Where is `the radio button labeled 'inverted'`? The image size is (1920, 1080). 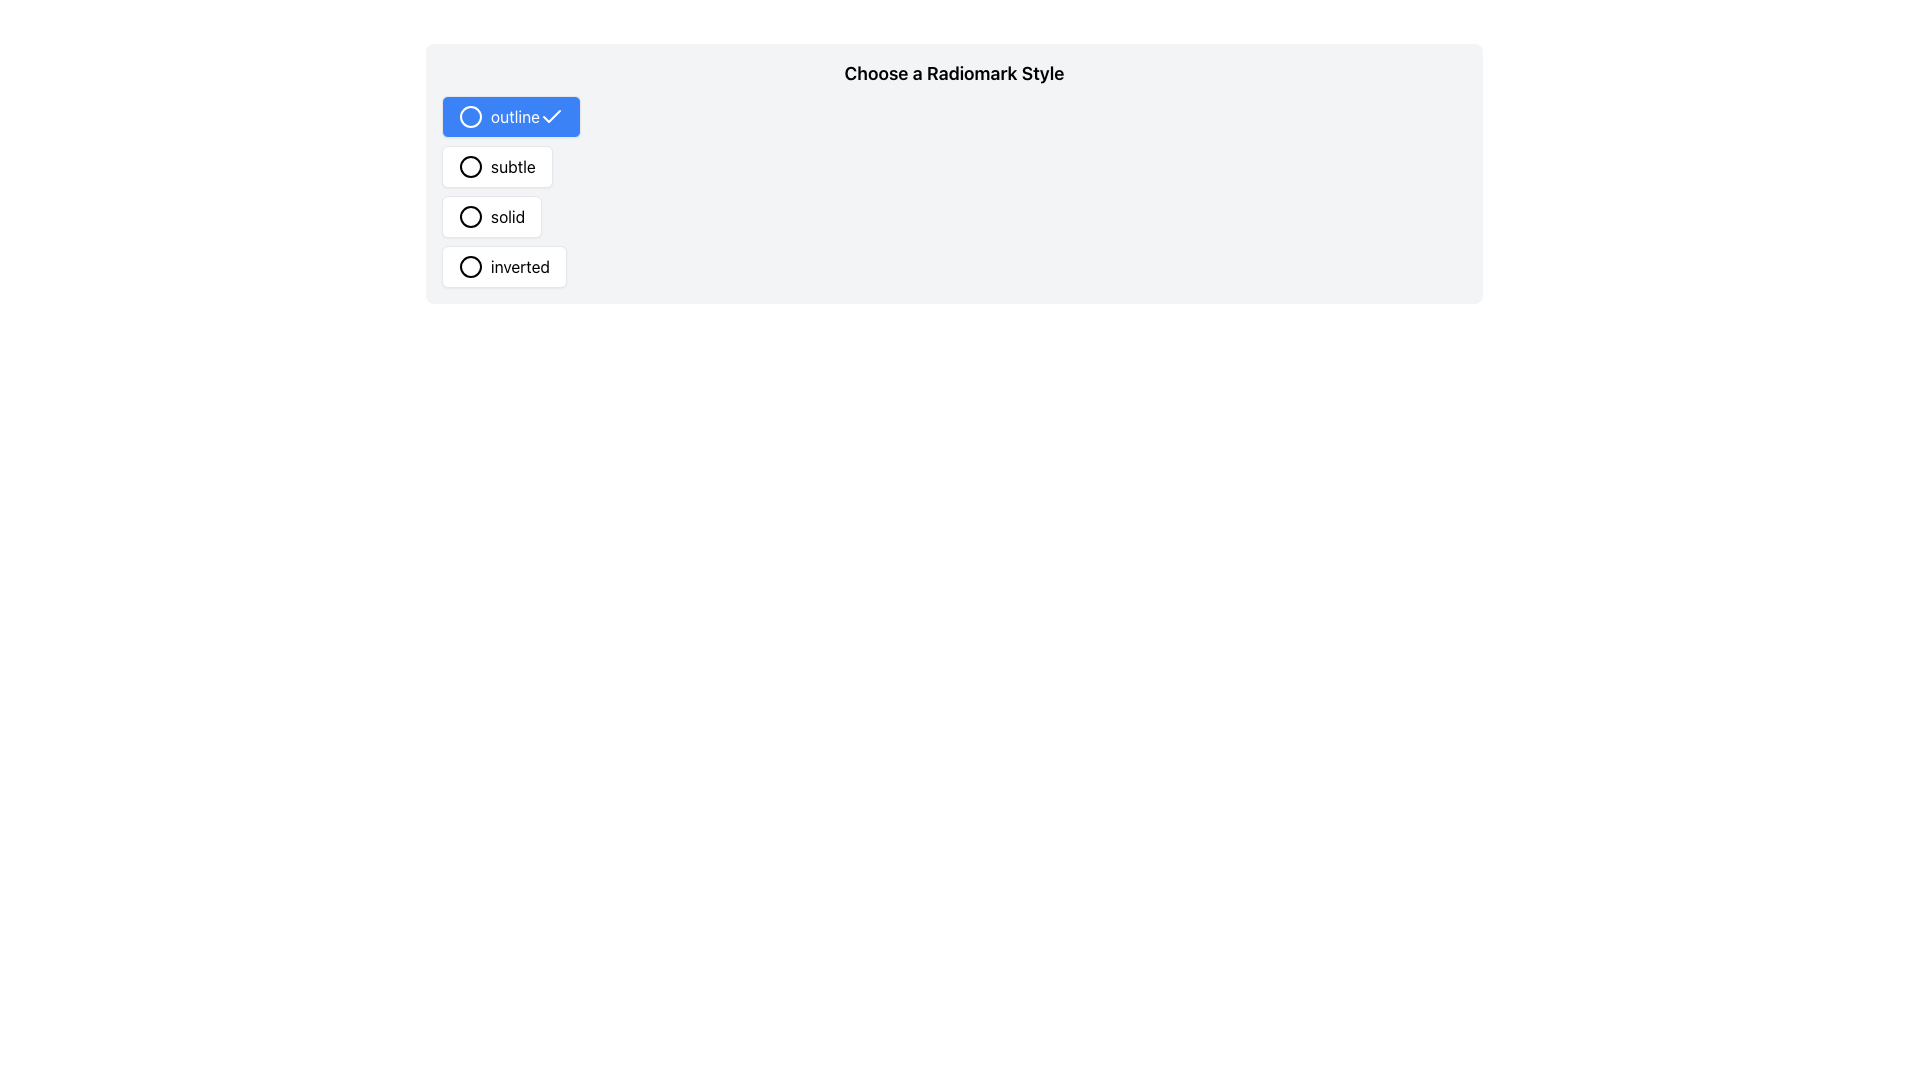
the radio button labeled 'inverted' is located at coordinates (504, 265).